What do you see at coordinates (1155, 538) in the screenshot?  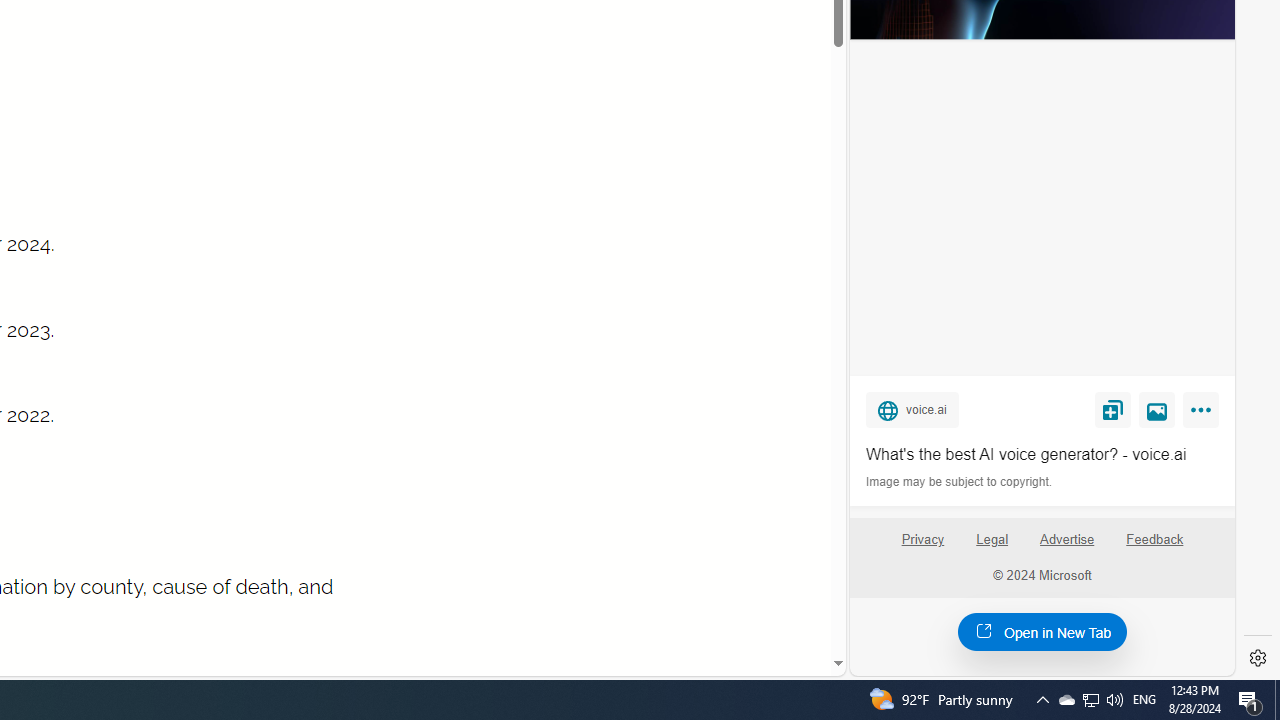 I see `'Feedback'` at bounding box center [1155, 538].